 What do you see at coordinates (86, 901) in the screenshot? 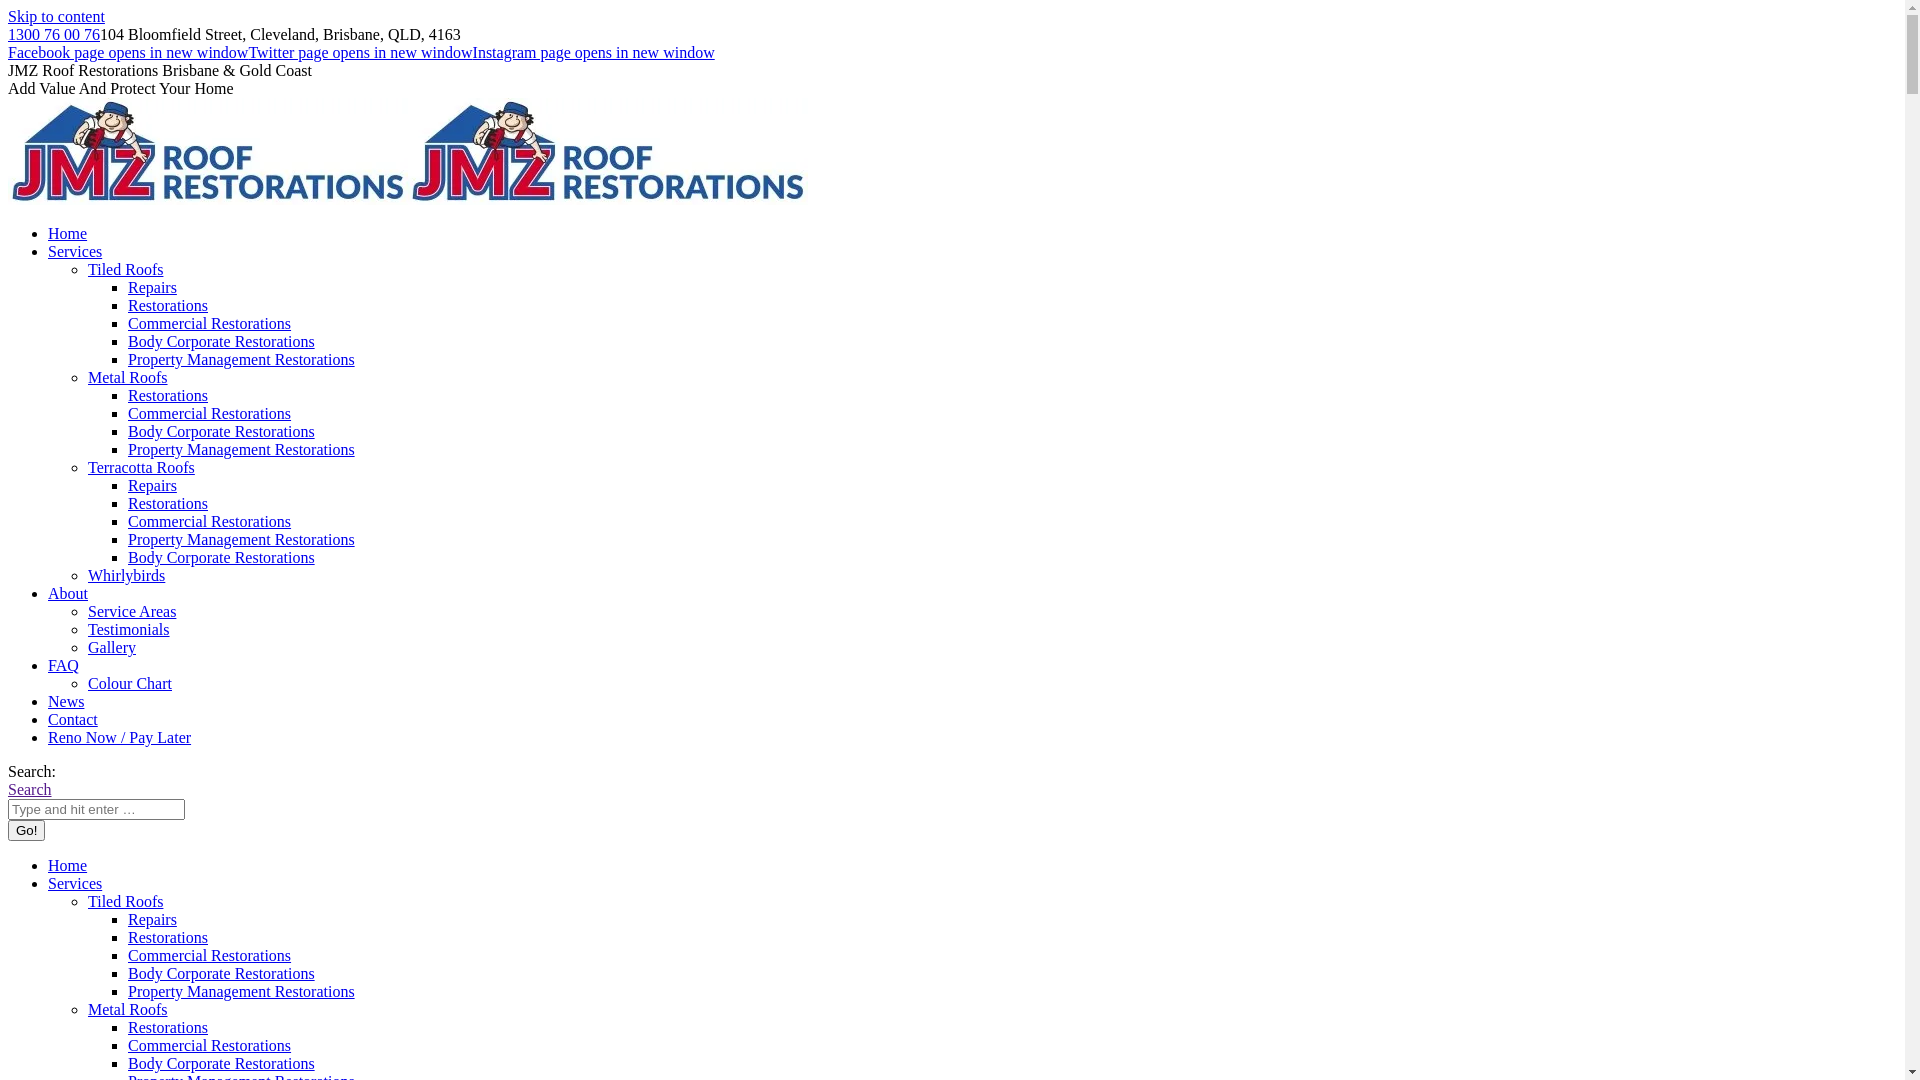
I see `'Tiled Roofs'` at bounding box center [86, 901].